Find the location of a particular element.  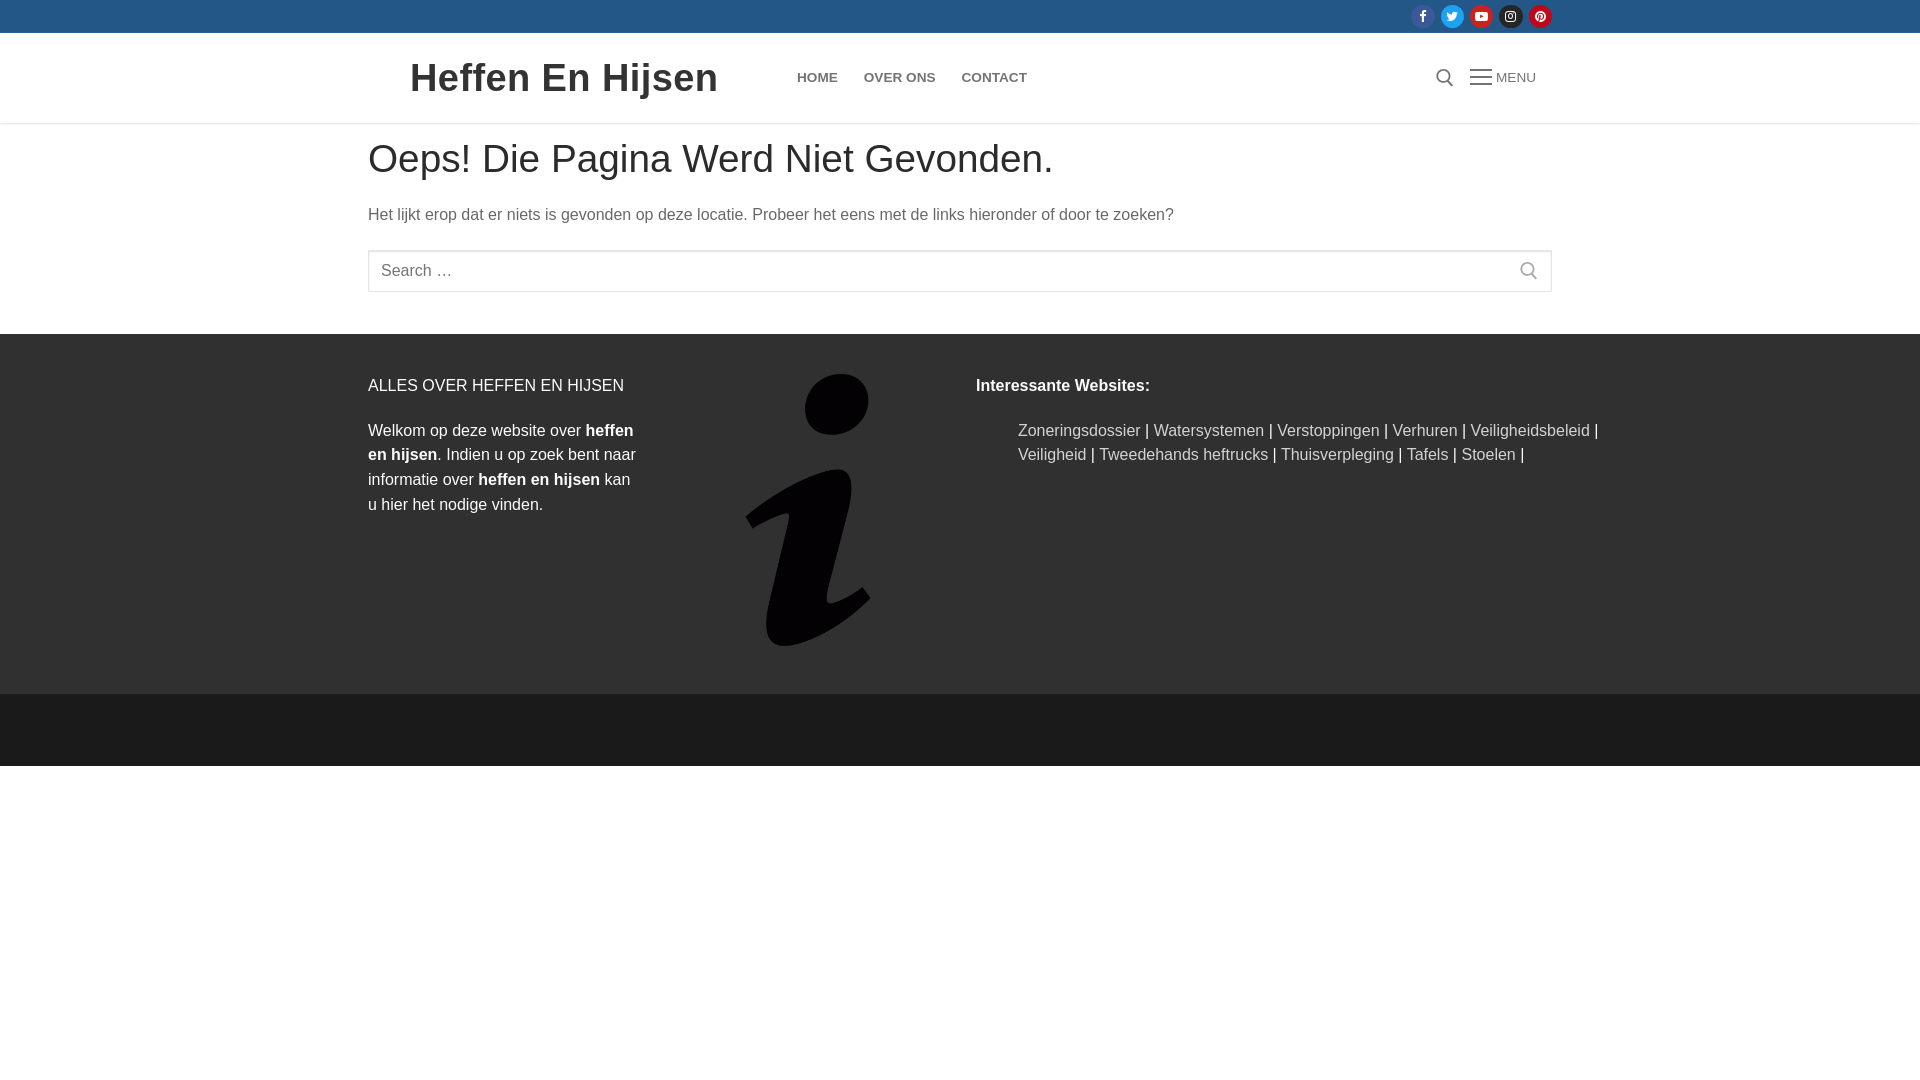

'Verstoppingen' is located at coordinates (1328, 429).